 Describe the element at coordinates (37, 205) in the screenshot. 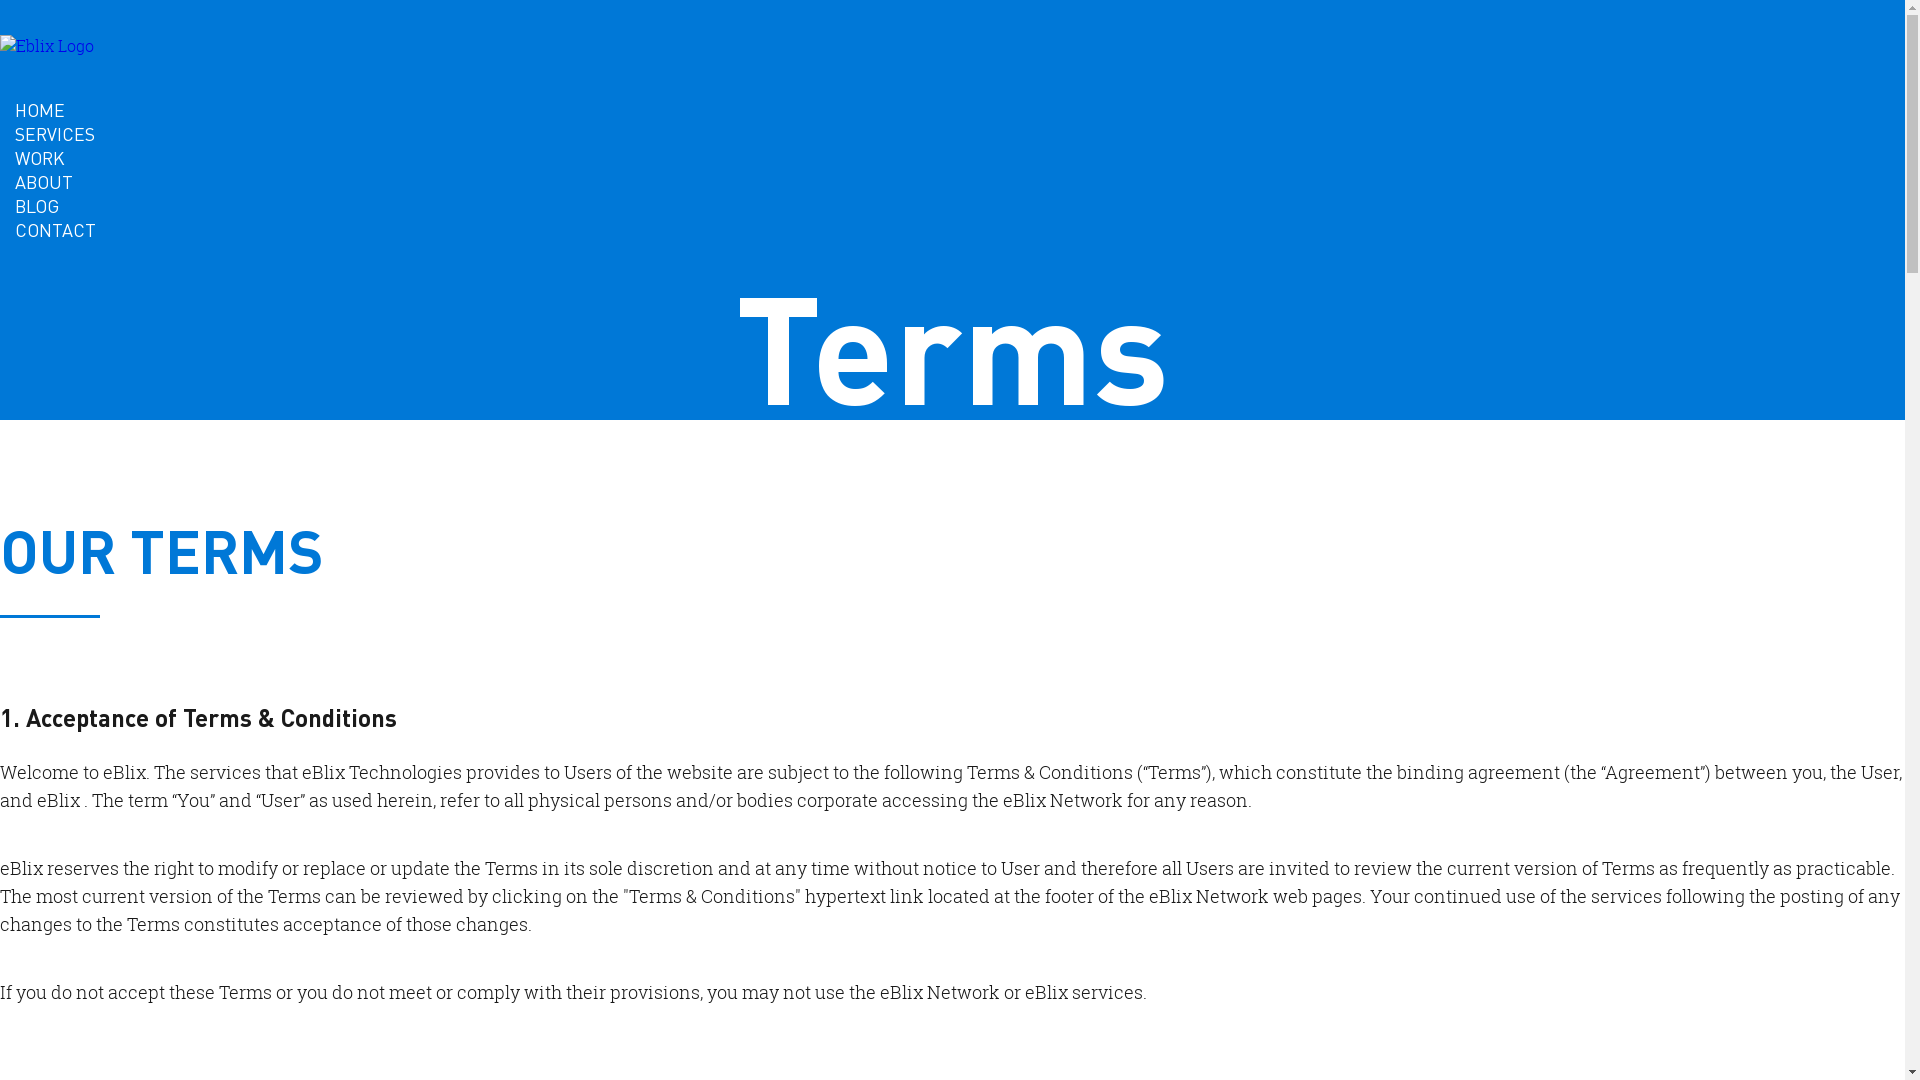

I see `'BLOG'` at that location.